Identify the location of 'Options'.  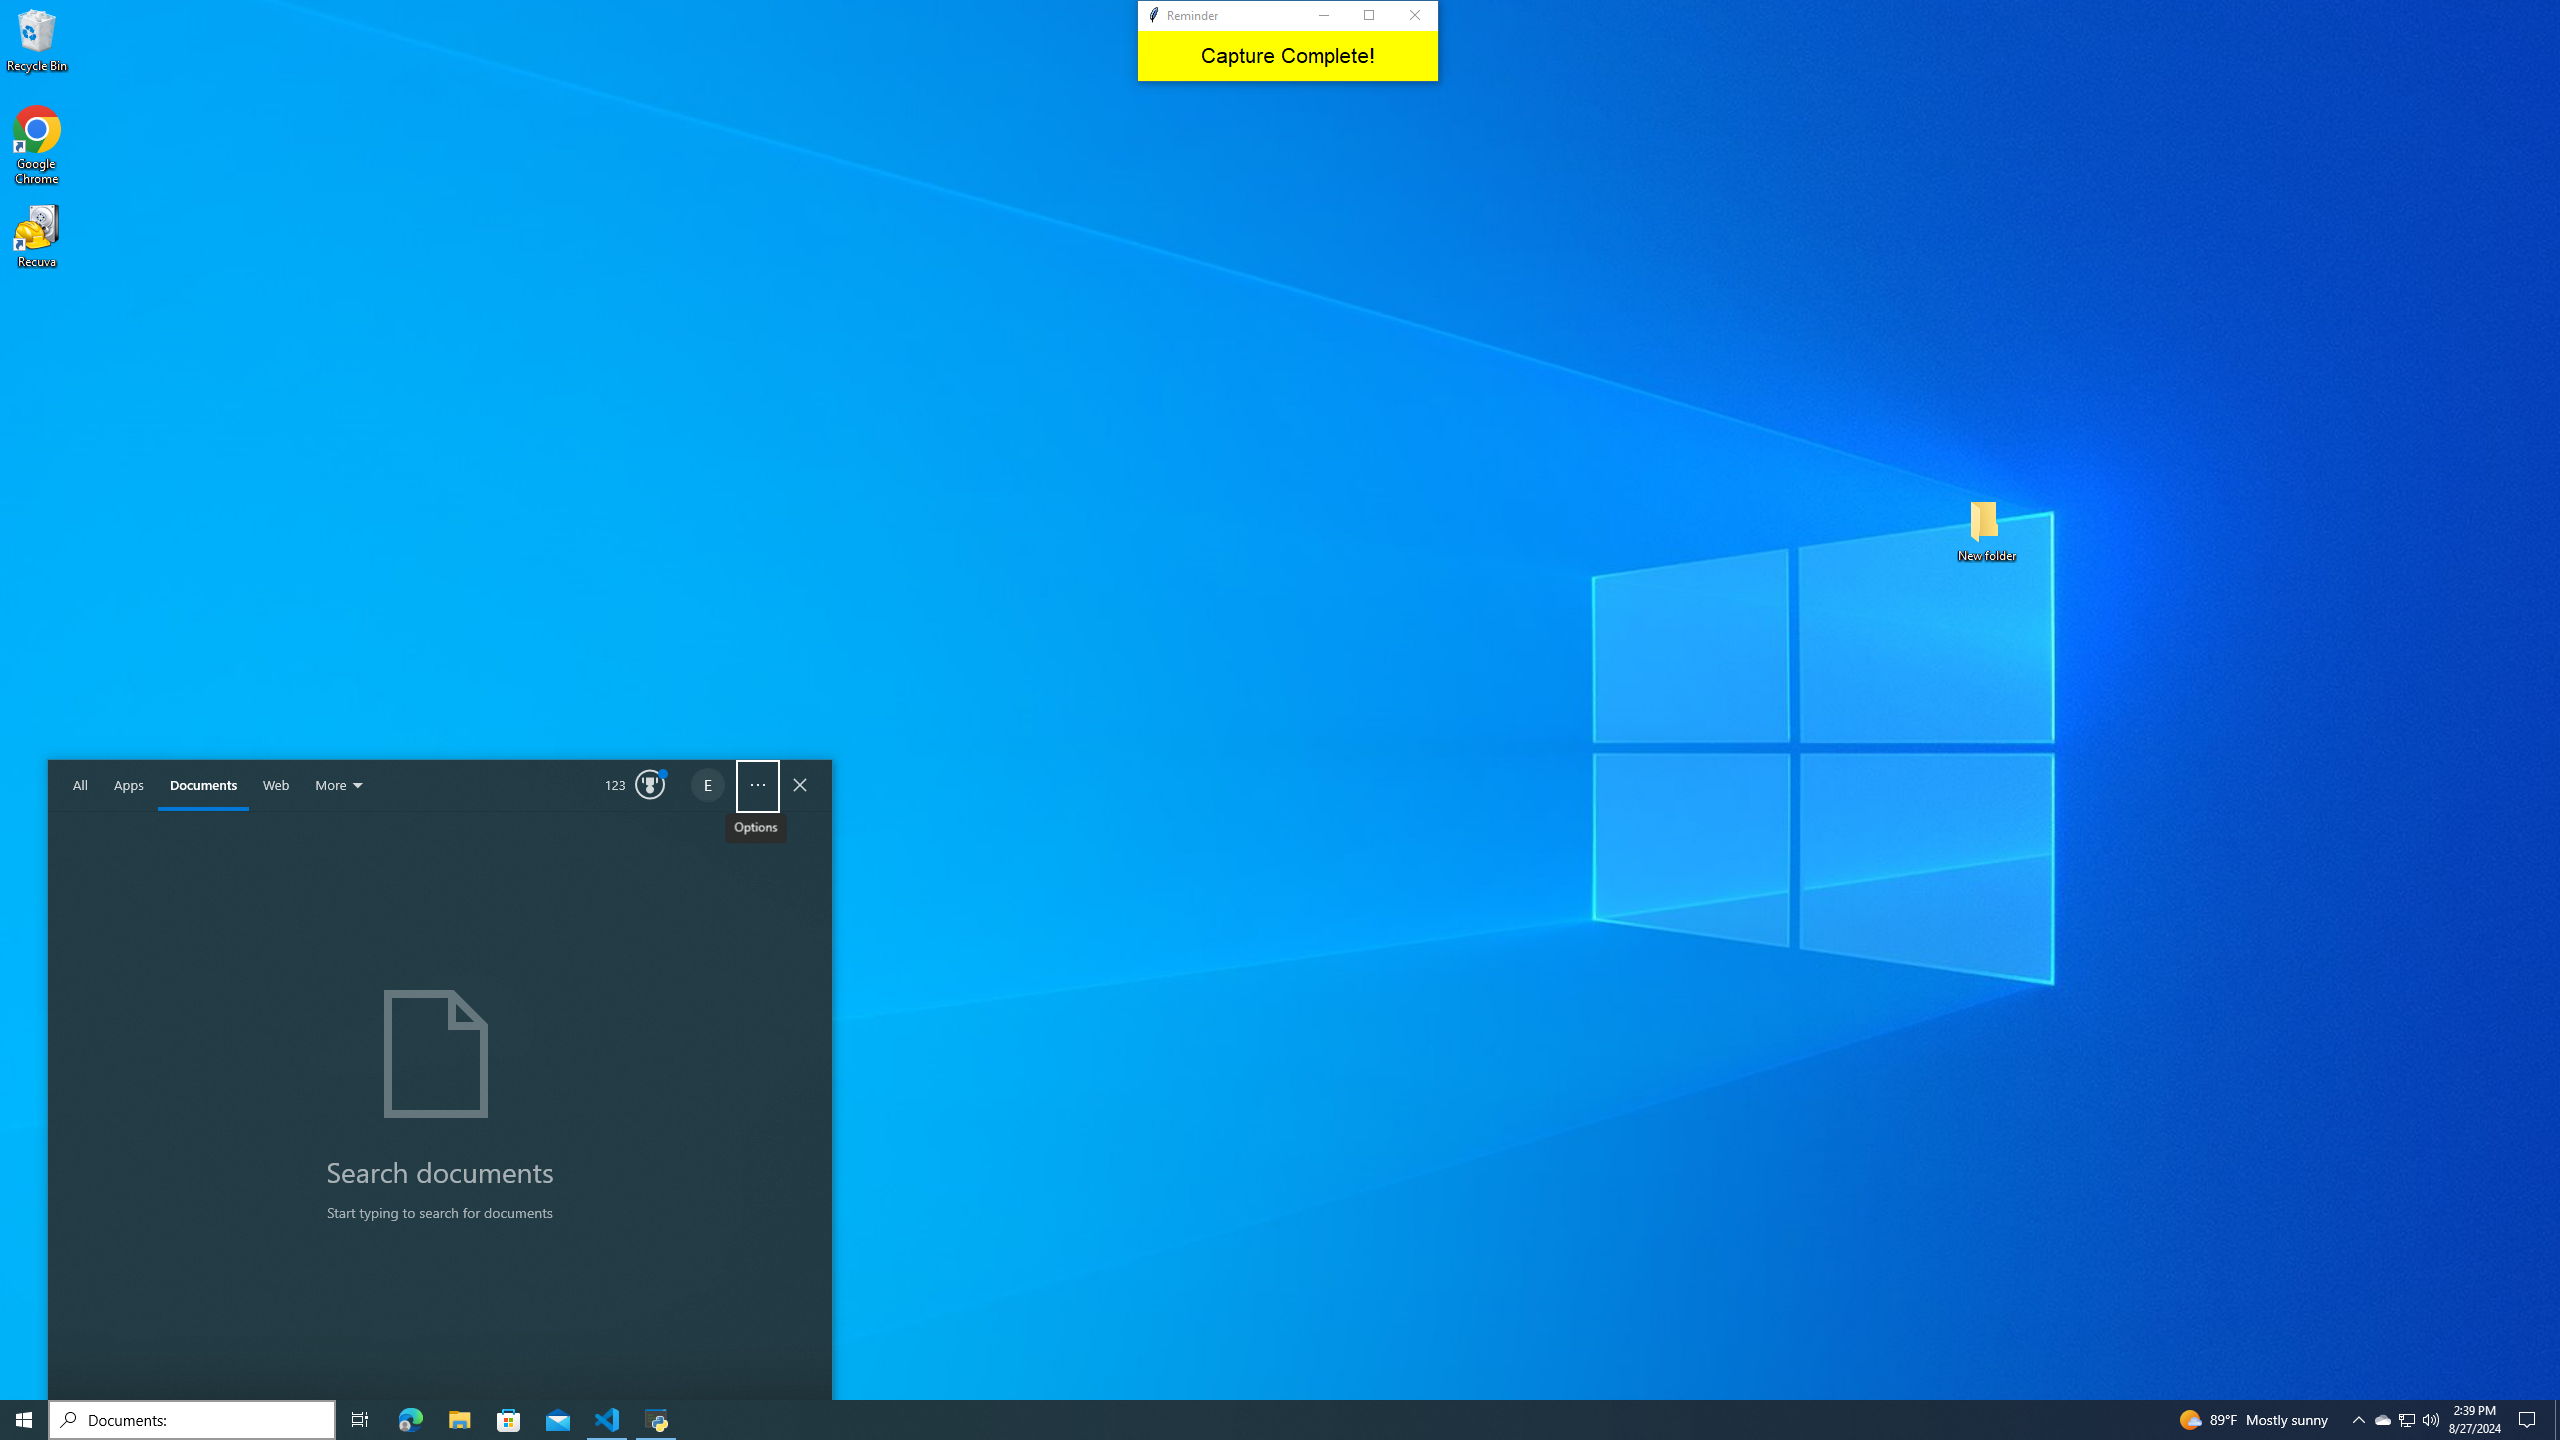
(757, 785).